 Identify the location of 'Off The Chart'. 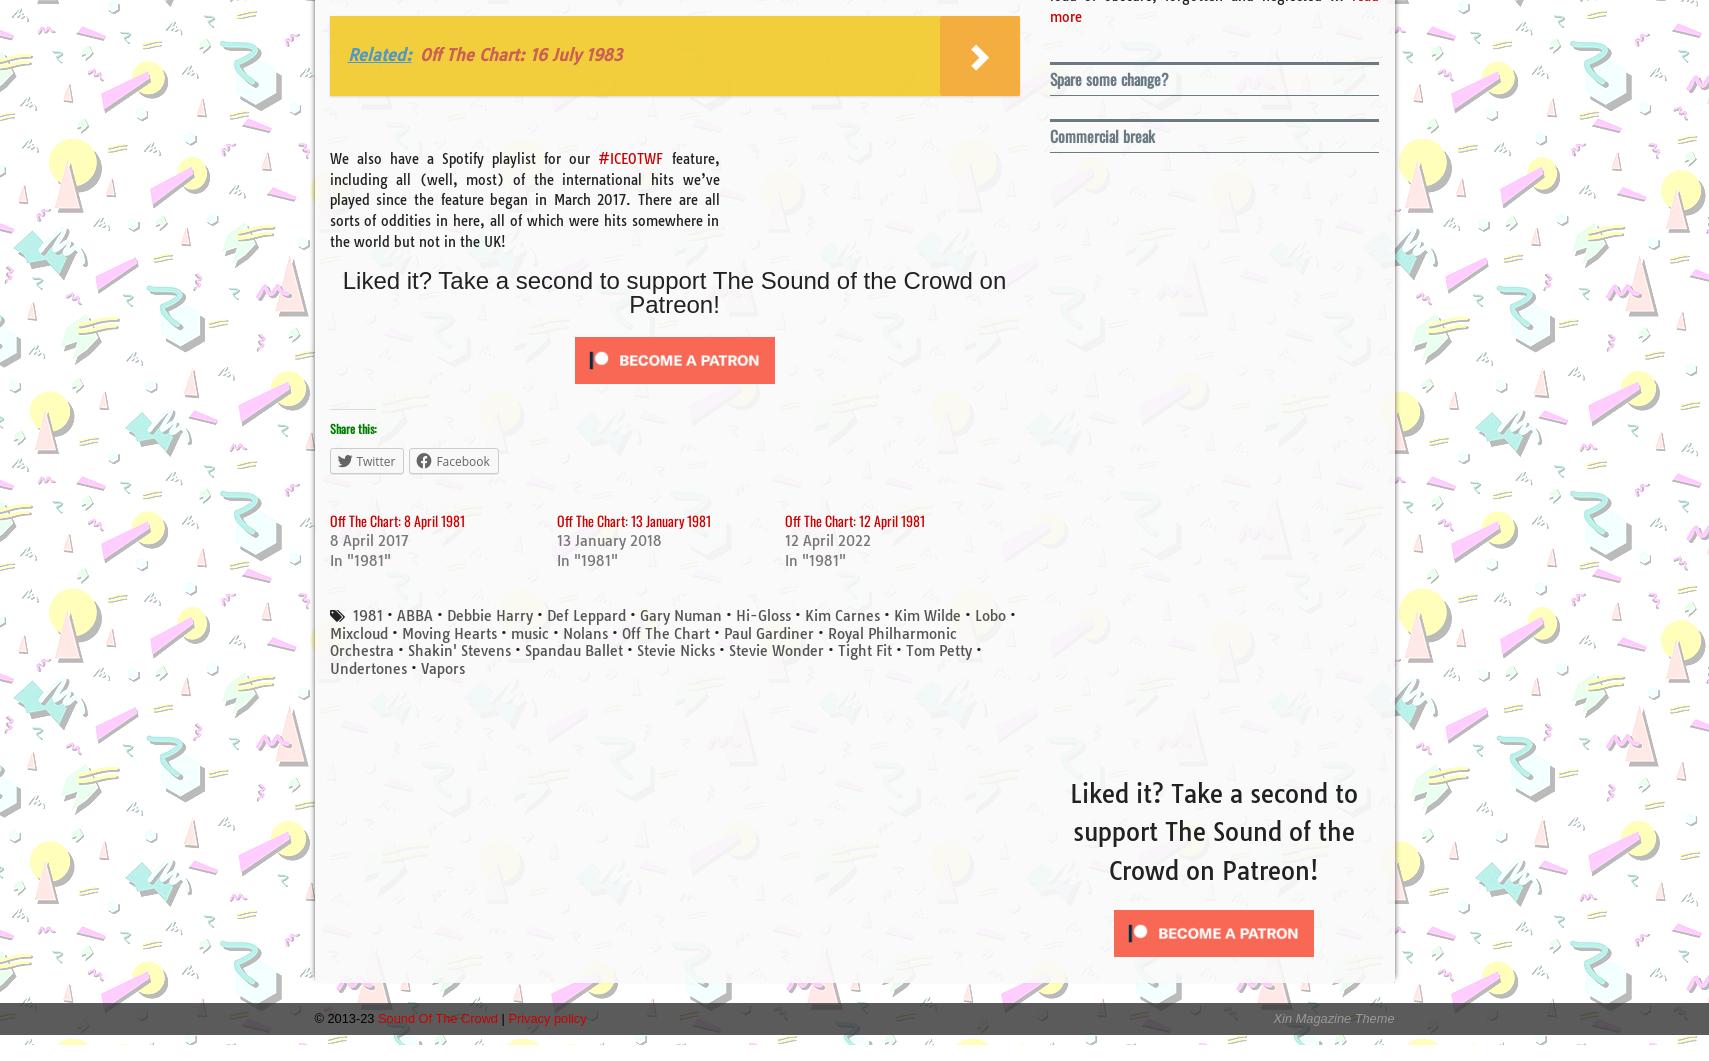
(663, 631).